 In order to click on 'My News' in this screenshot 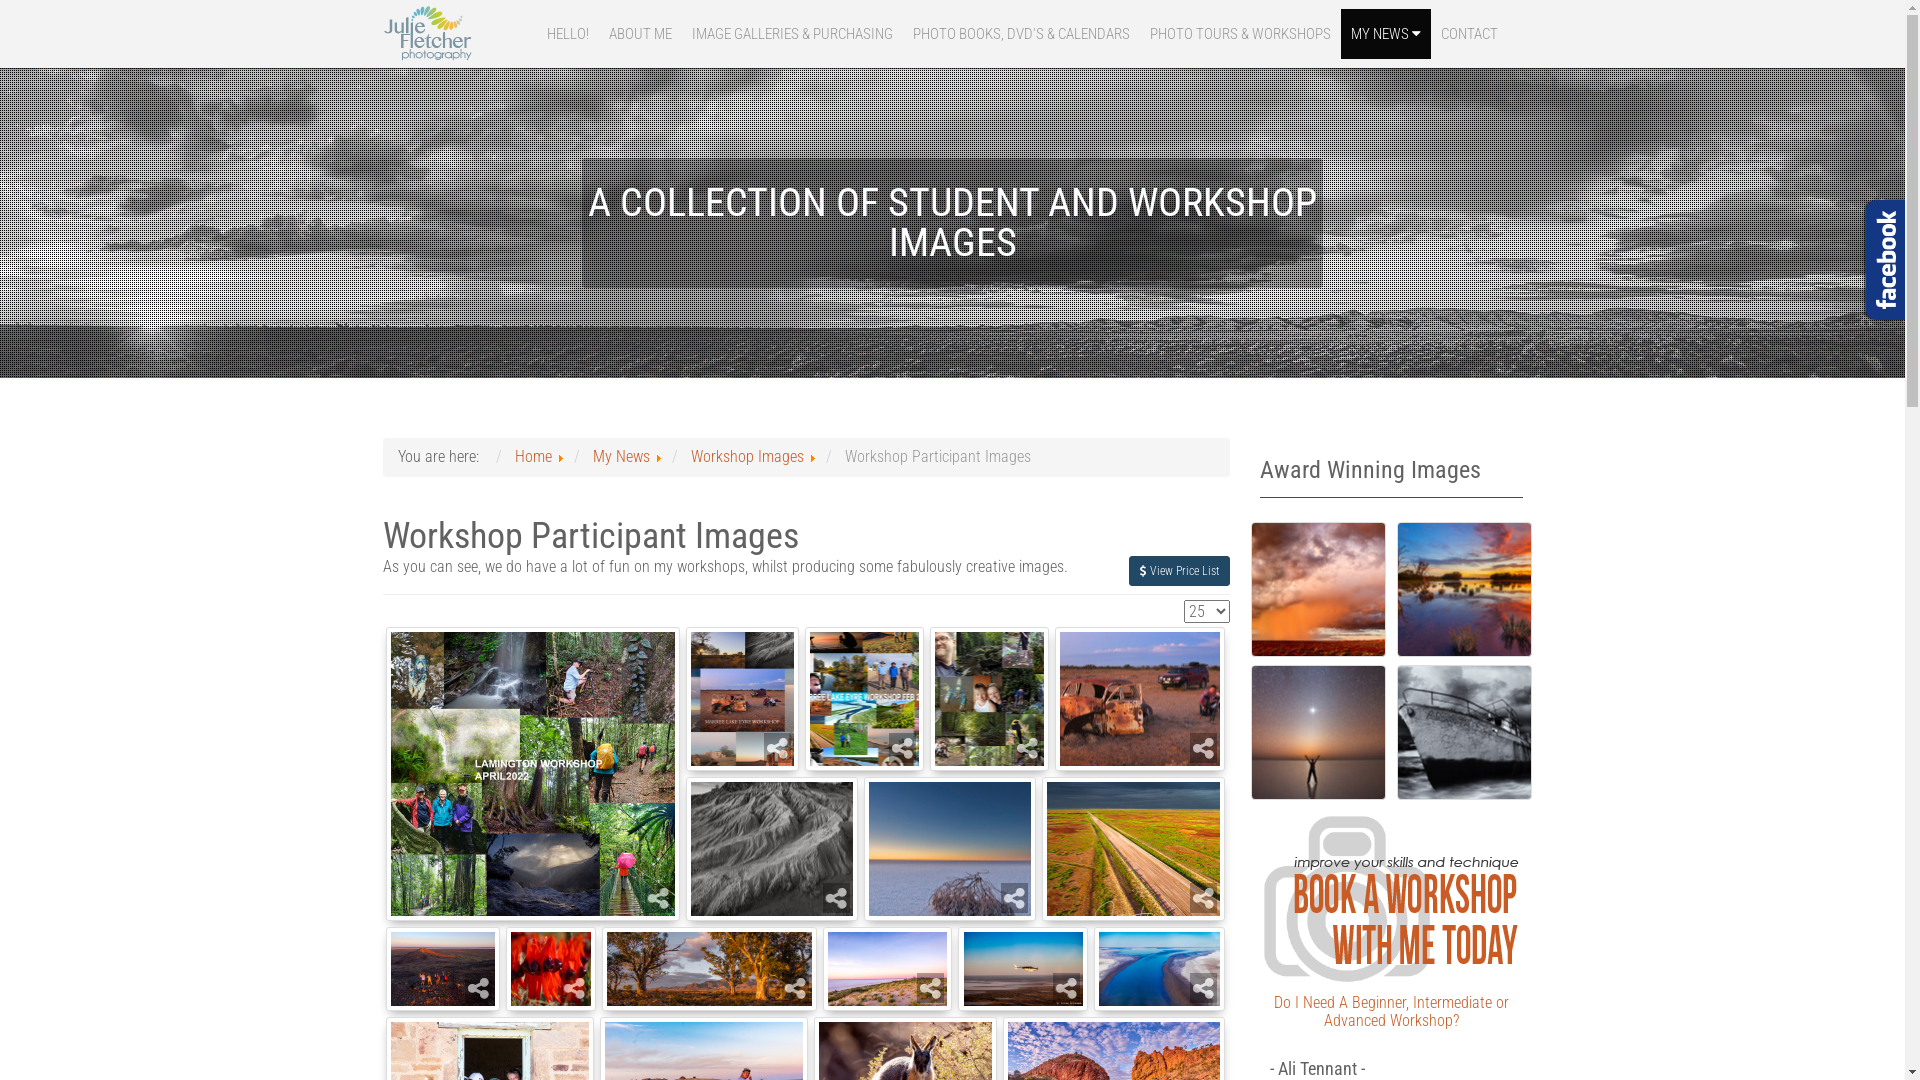, I will do `click(619, 456)`.